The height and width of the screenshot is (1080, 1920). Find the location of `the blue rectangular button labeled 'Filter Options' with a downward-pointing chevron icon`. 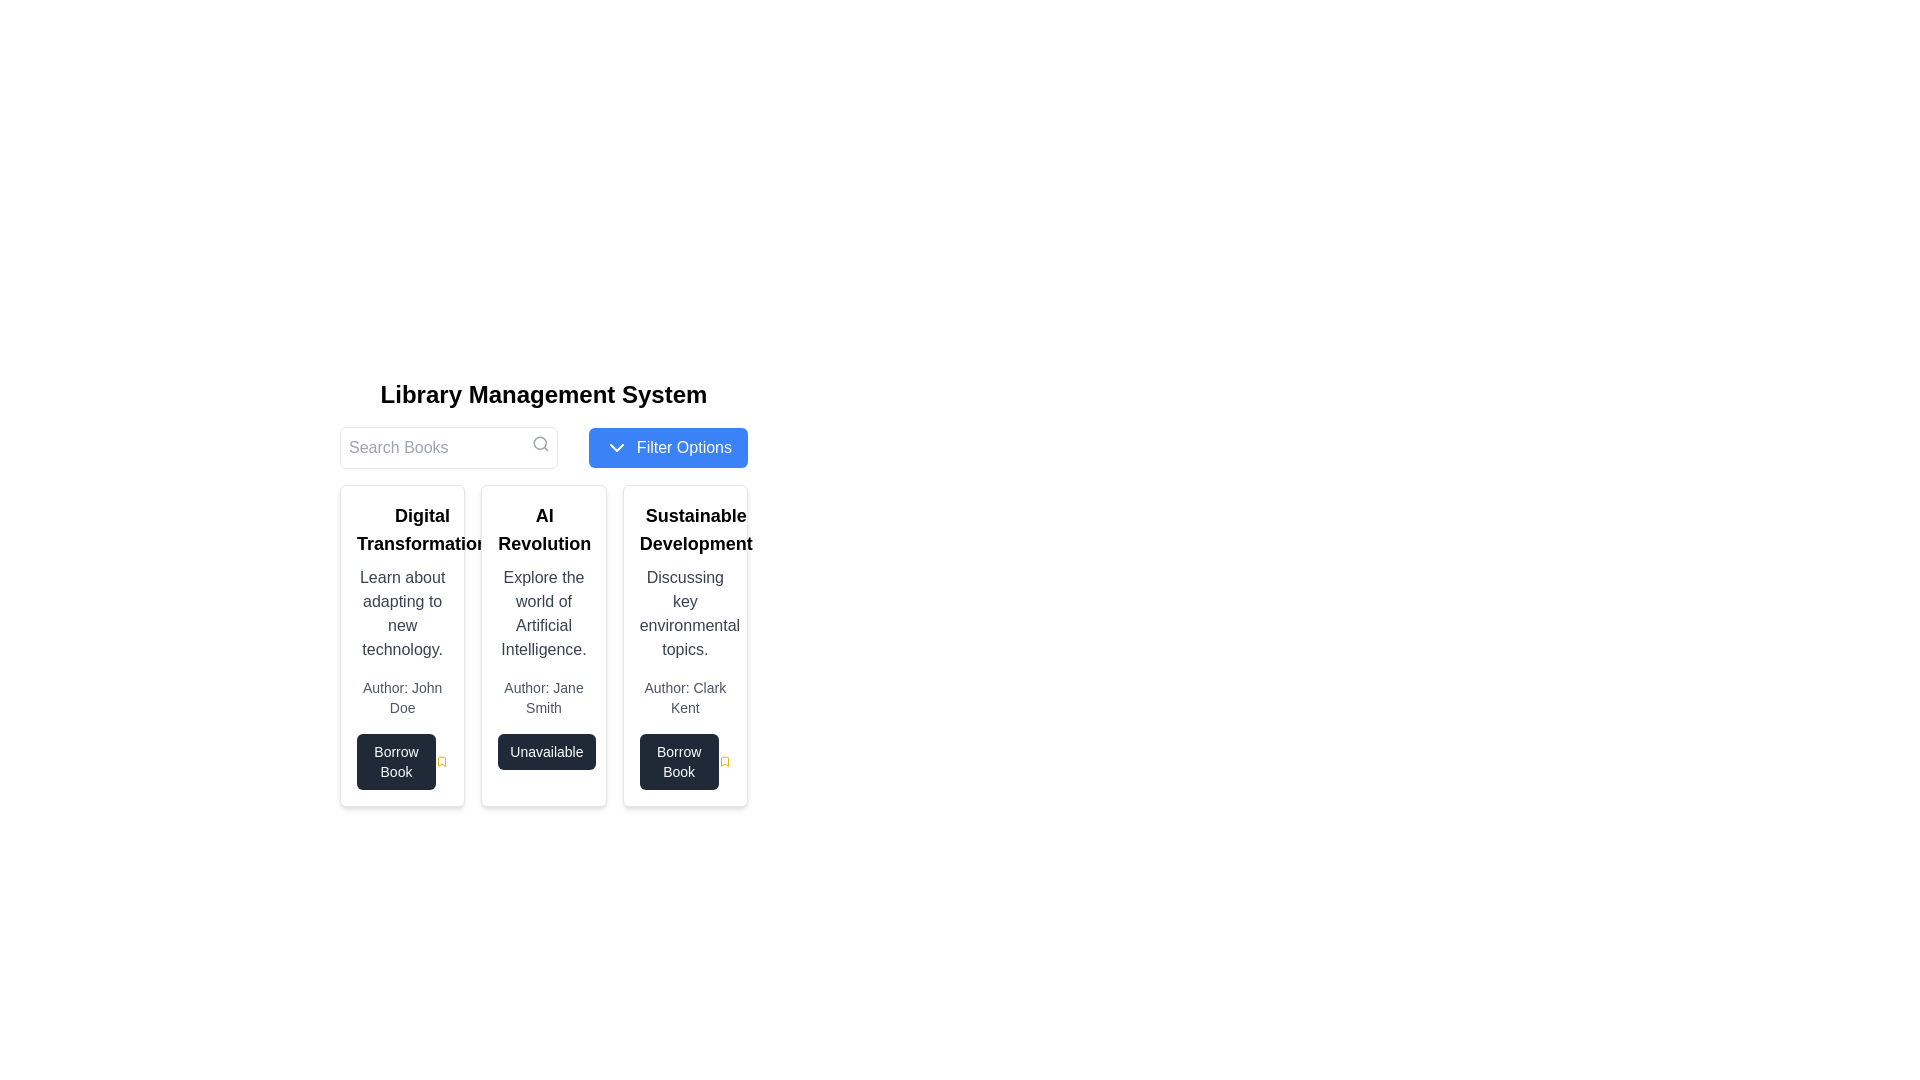

the blue rectangular button labeled 'Filter Options' with a downward-pointing chevron icon is located at coordinates (668, 446).